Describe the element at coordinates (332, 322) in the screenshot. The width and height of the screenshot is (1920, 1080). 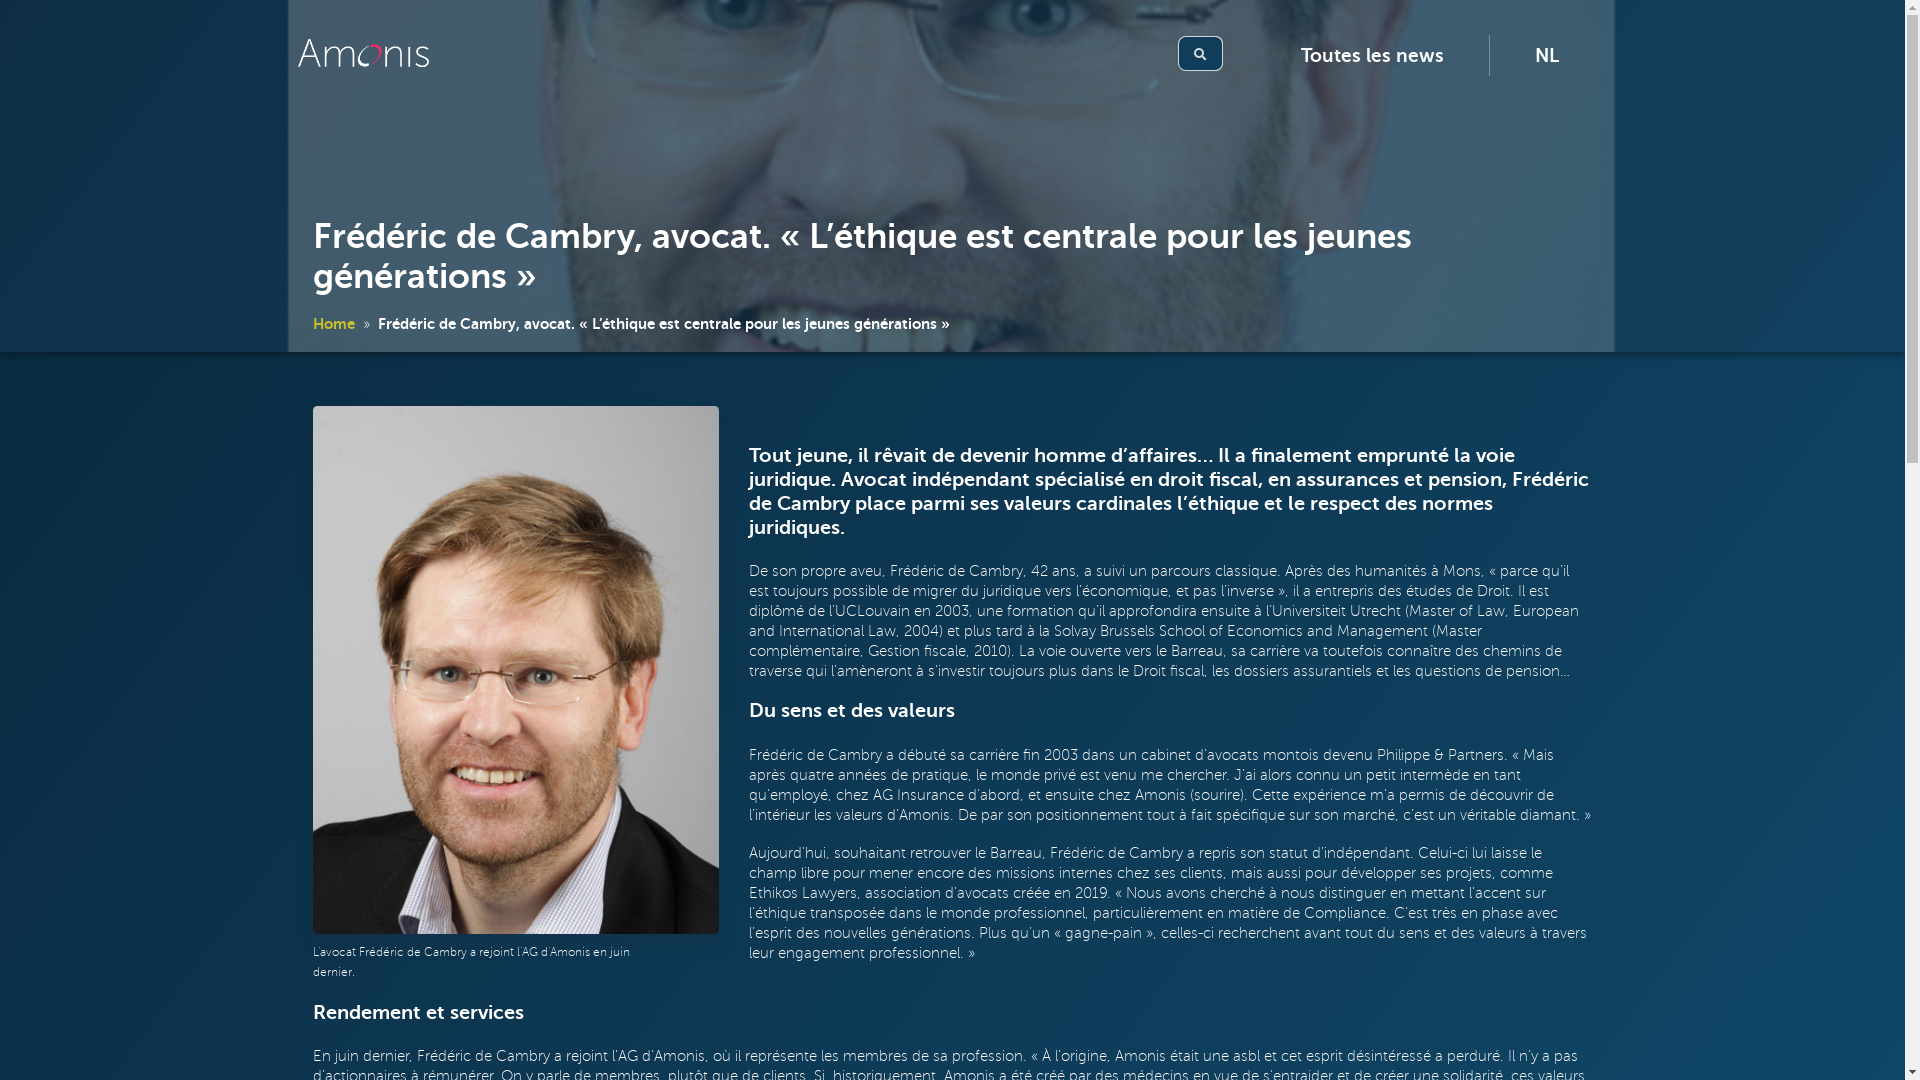
I see `'Home'` at that location.